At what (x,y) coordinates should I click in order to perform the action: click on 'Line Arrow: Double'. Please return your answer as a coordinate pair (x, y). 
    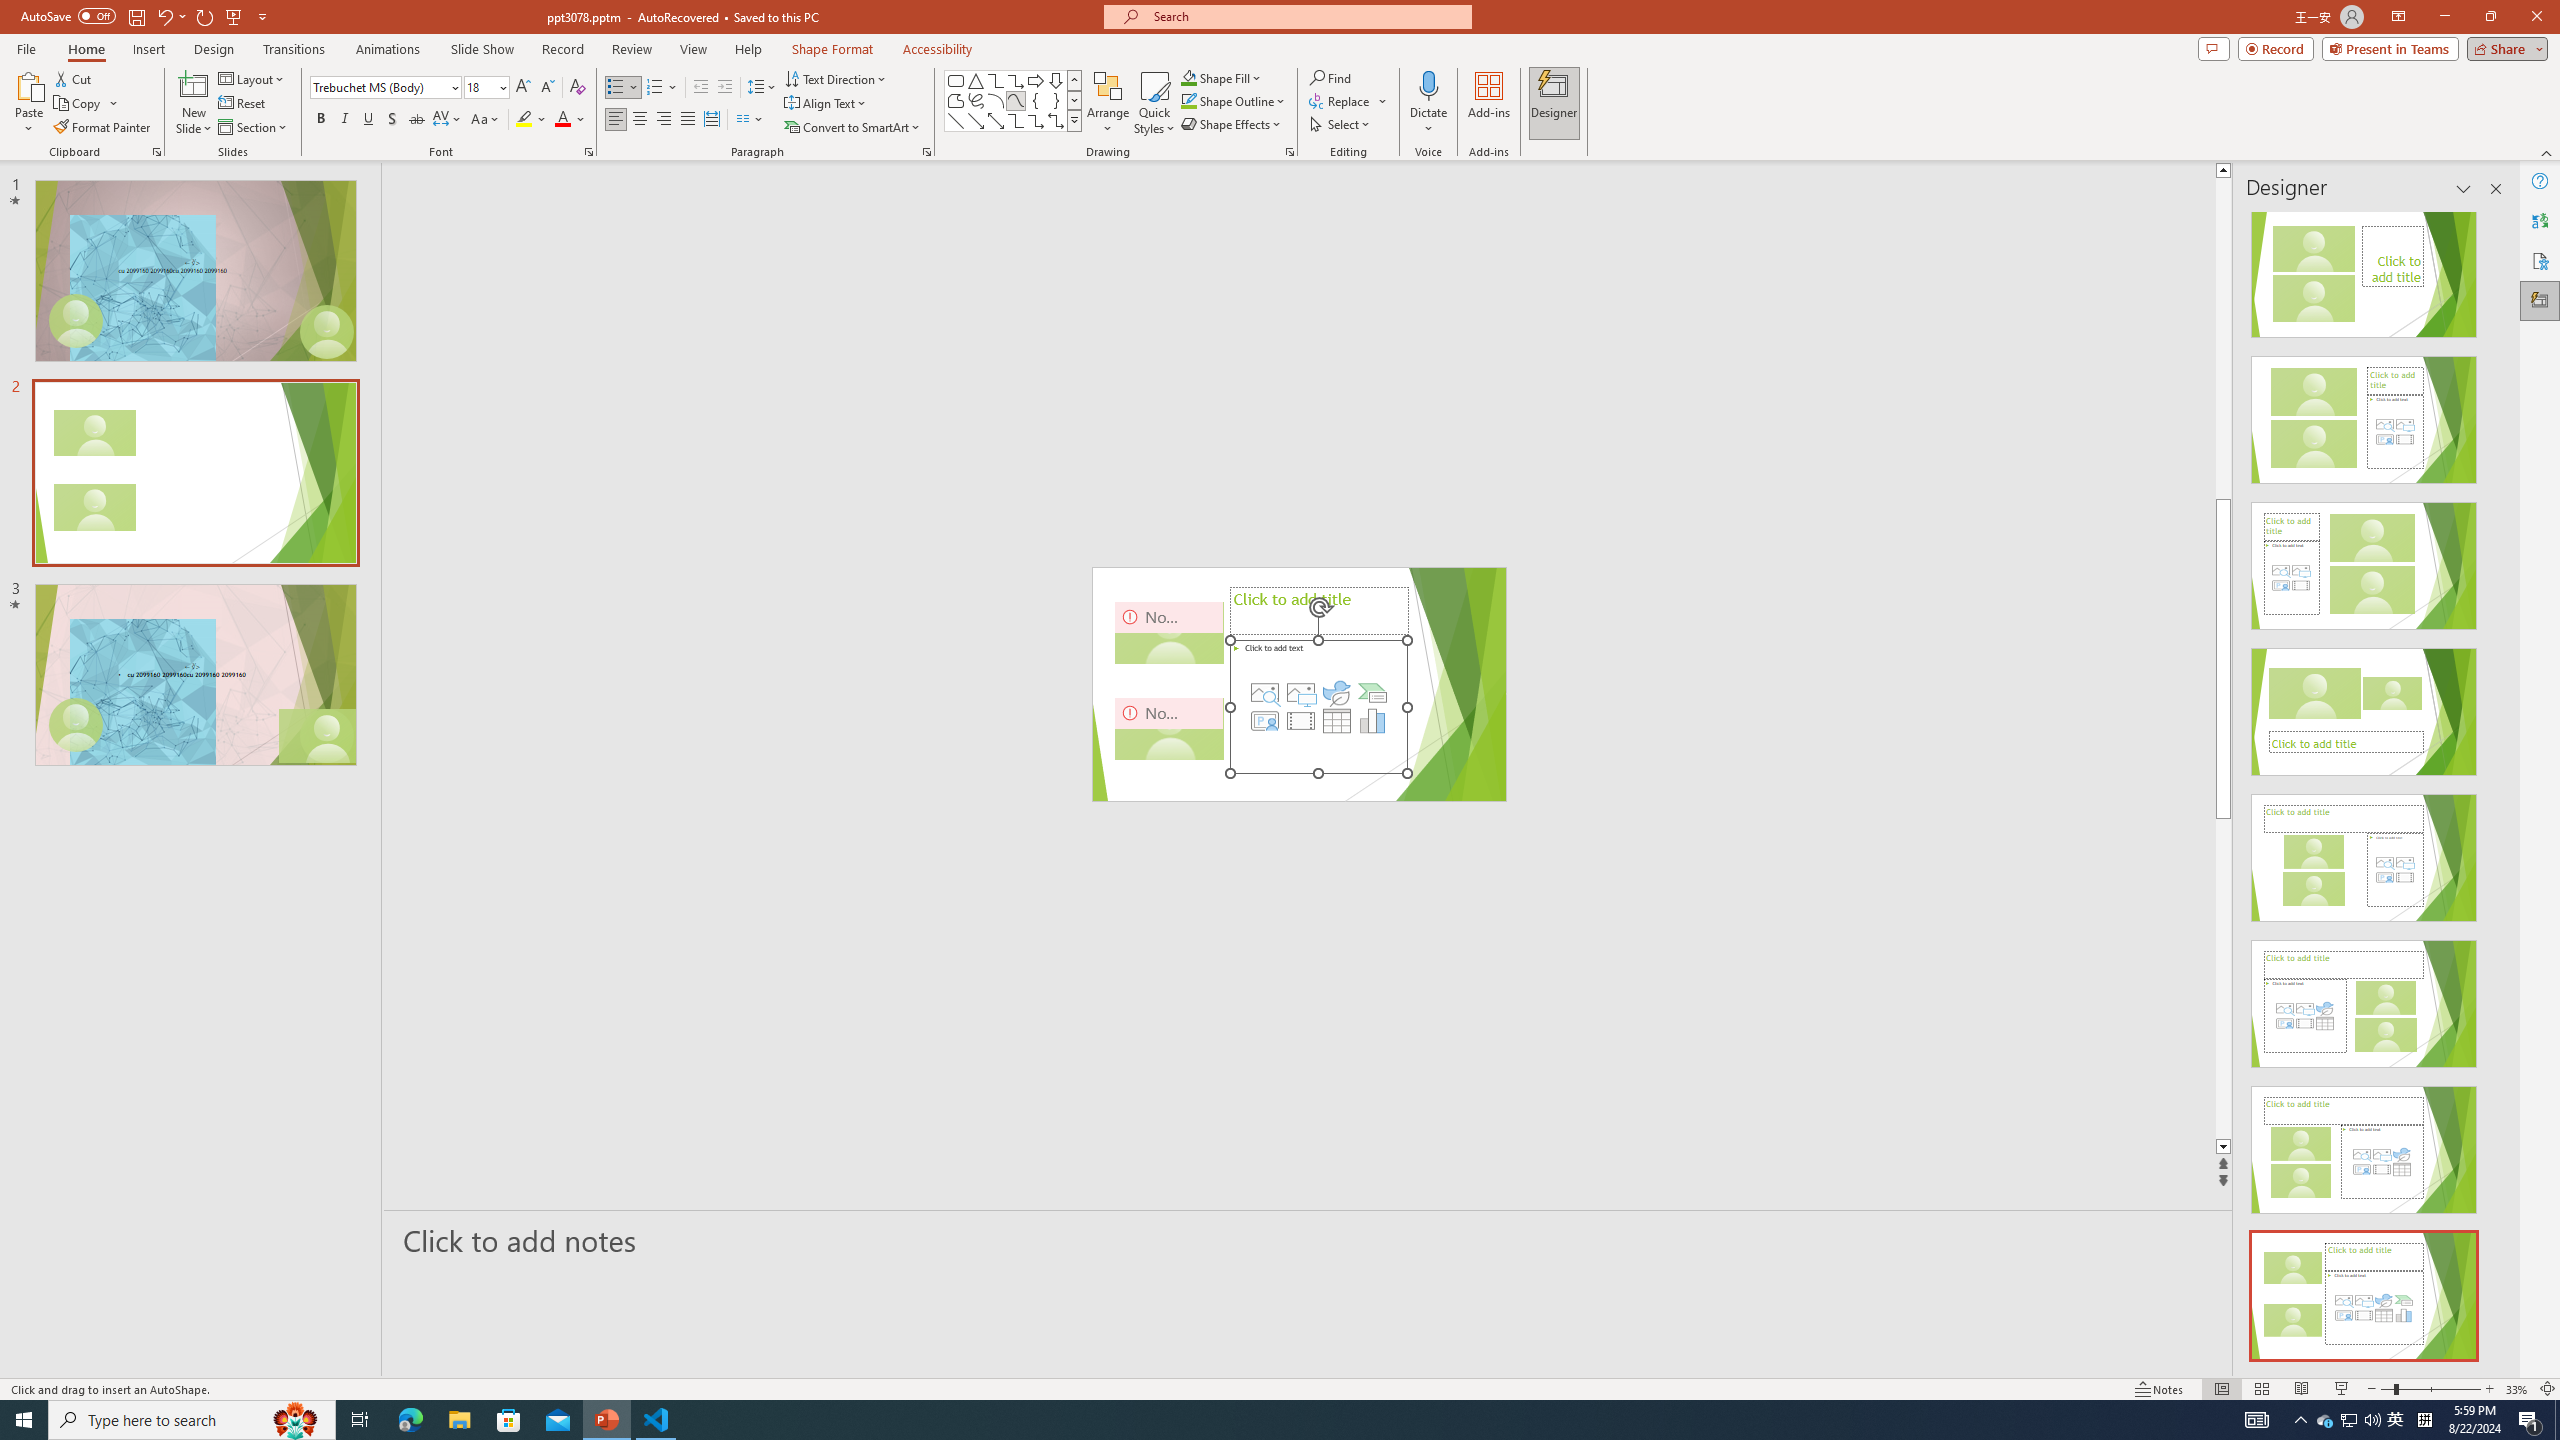
    Looking at the image, I should click on (994, 119).